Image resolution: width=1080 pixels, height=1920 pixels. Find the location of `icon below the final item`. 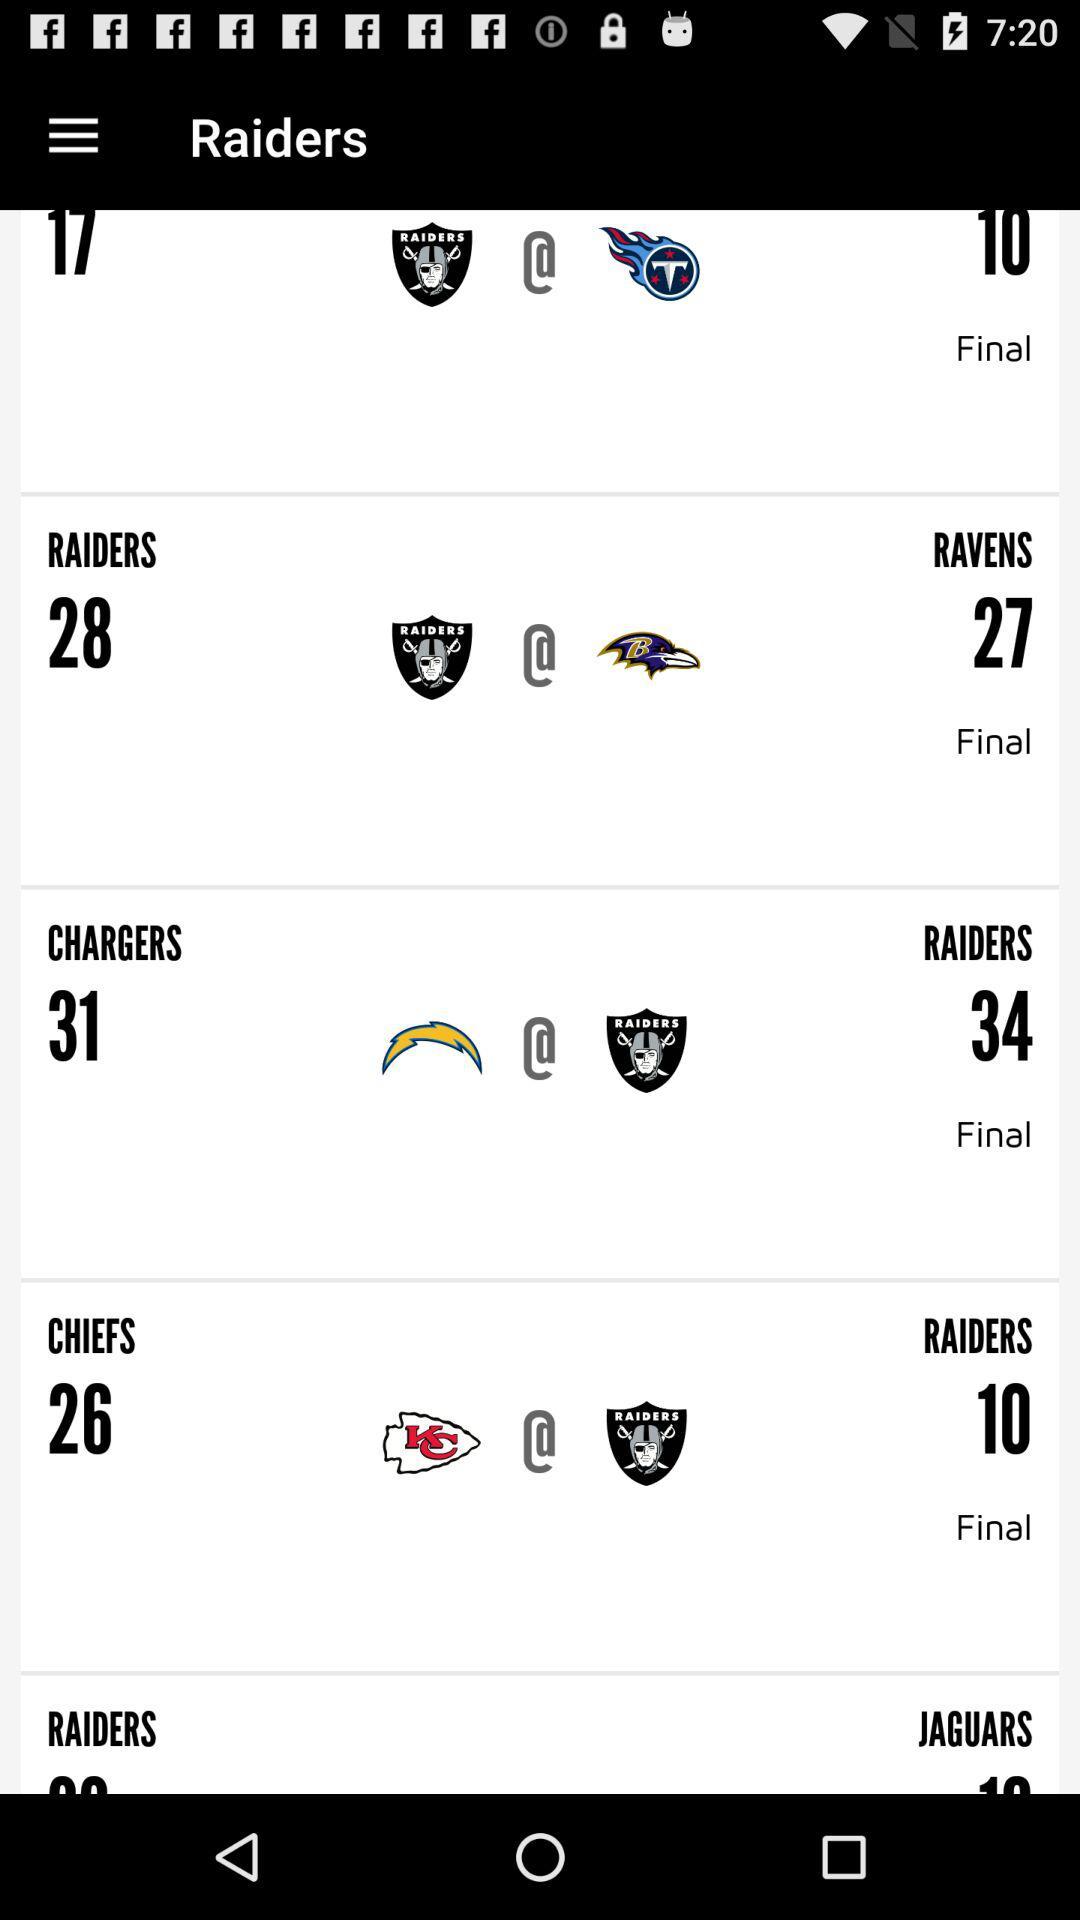

icon below the final item is located at coordinates (540, 1280).